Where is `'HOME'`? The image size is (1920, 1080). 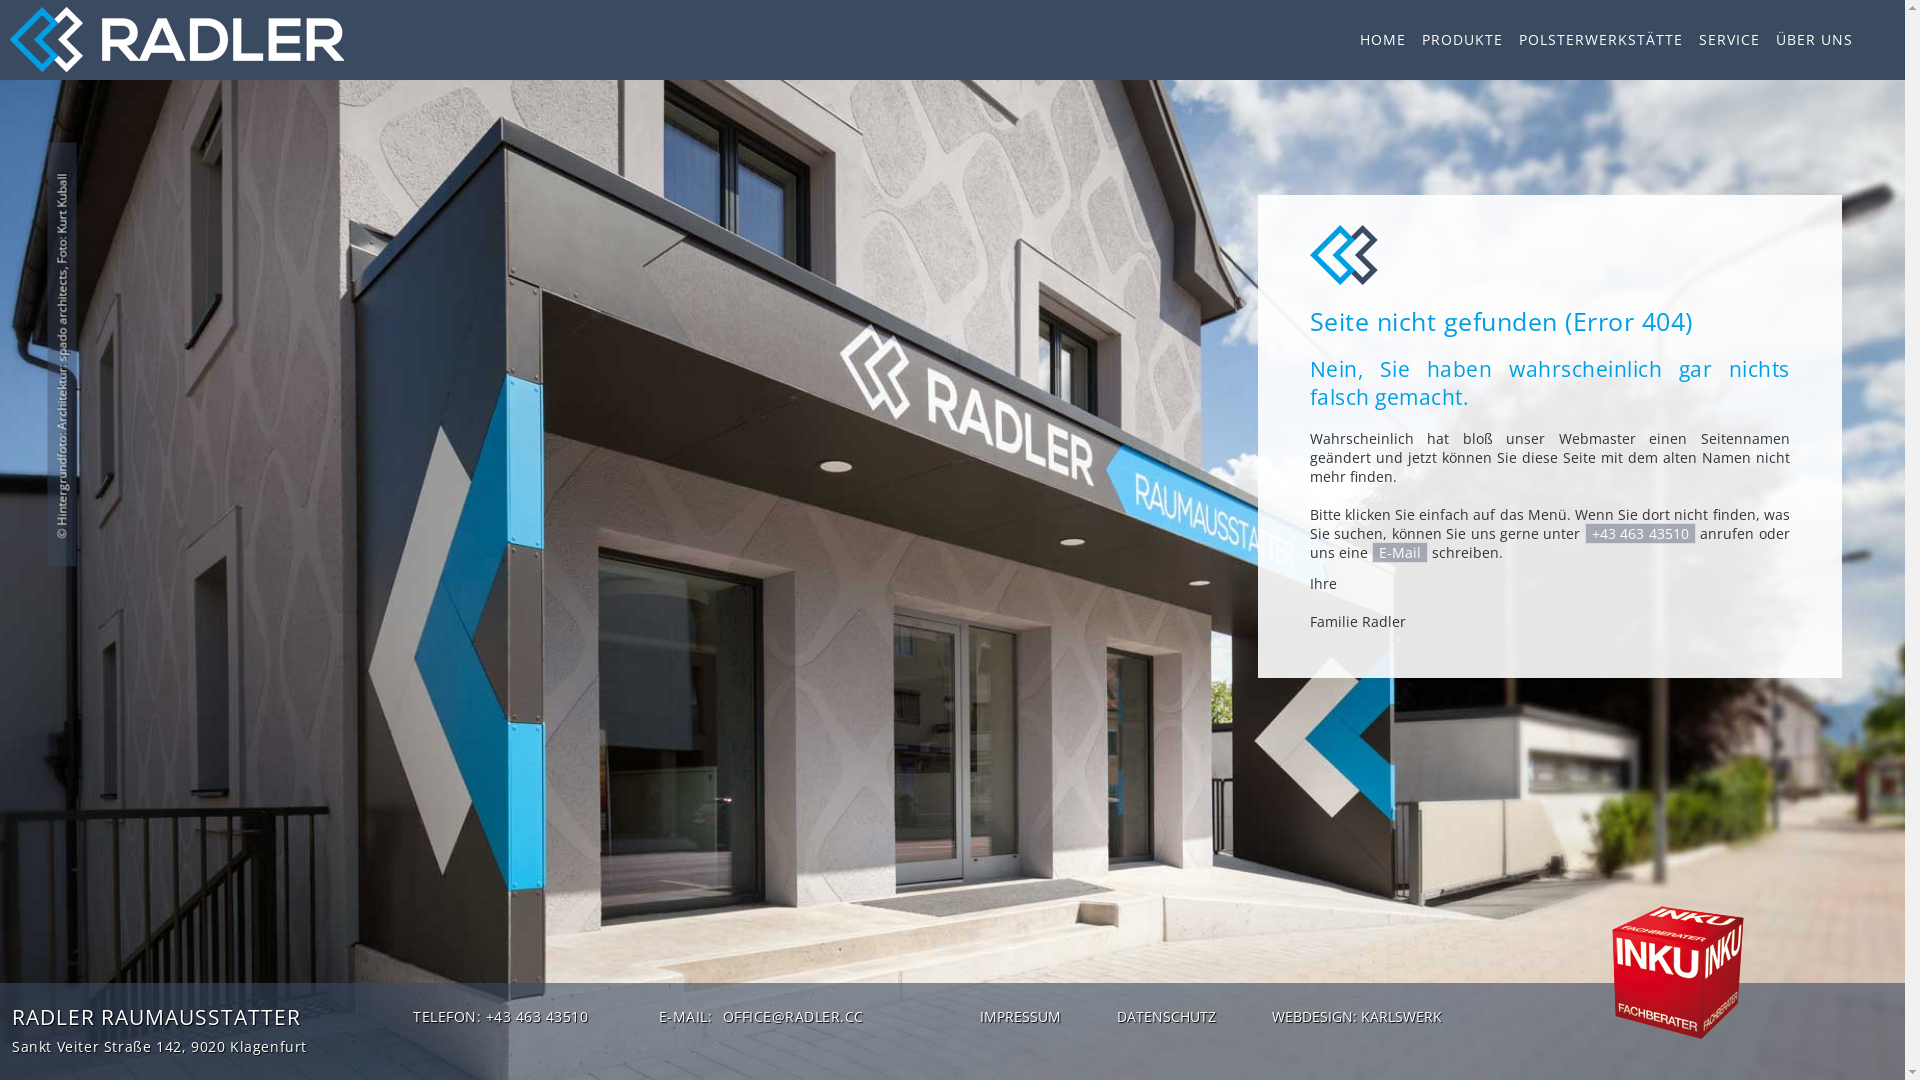 'HOME' is located at coordinates (1359, 39).